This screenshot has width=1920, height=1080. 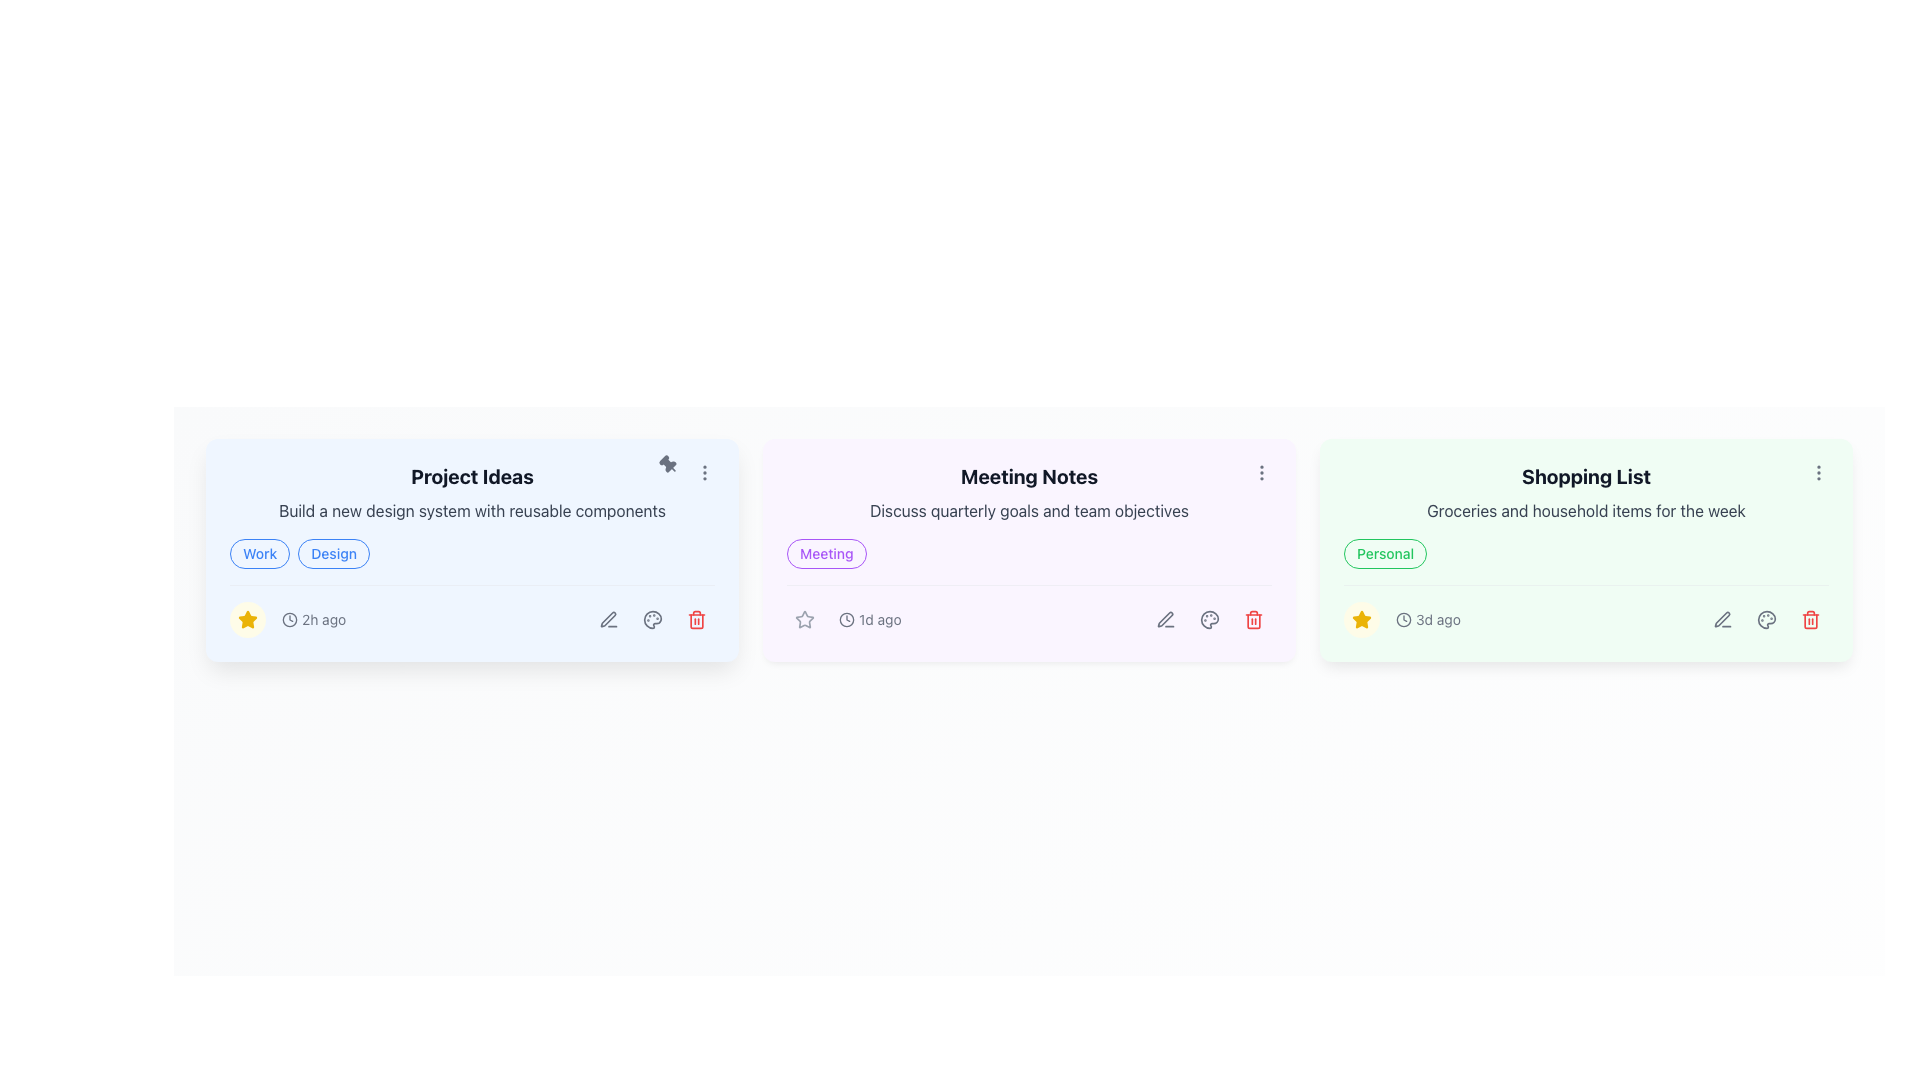 I want to click on the pen-shaped icon button located at the second position on the bottom action bar of the 'Shopping List' card to initiate the editing functionality, so click(x=1722, y=619).